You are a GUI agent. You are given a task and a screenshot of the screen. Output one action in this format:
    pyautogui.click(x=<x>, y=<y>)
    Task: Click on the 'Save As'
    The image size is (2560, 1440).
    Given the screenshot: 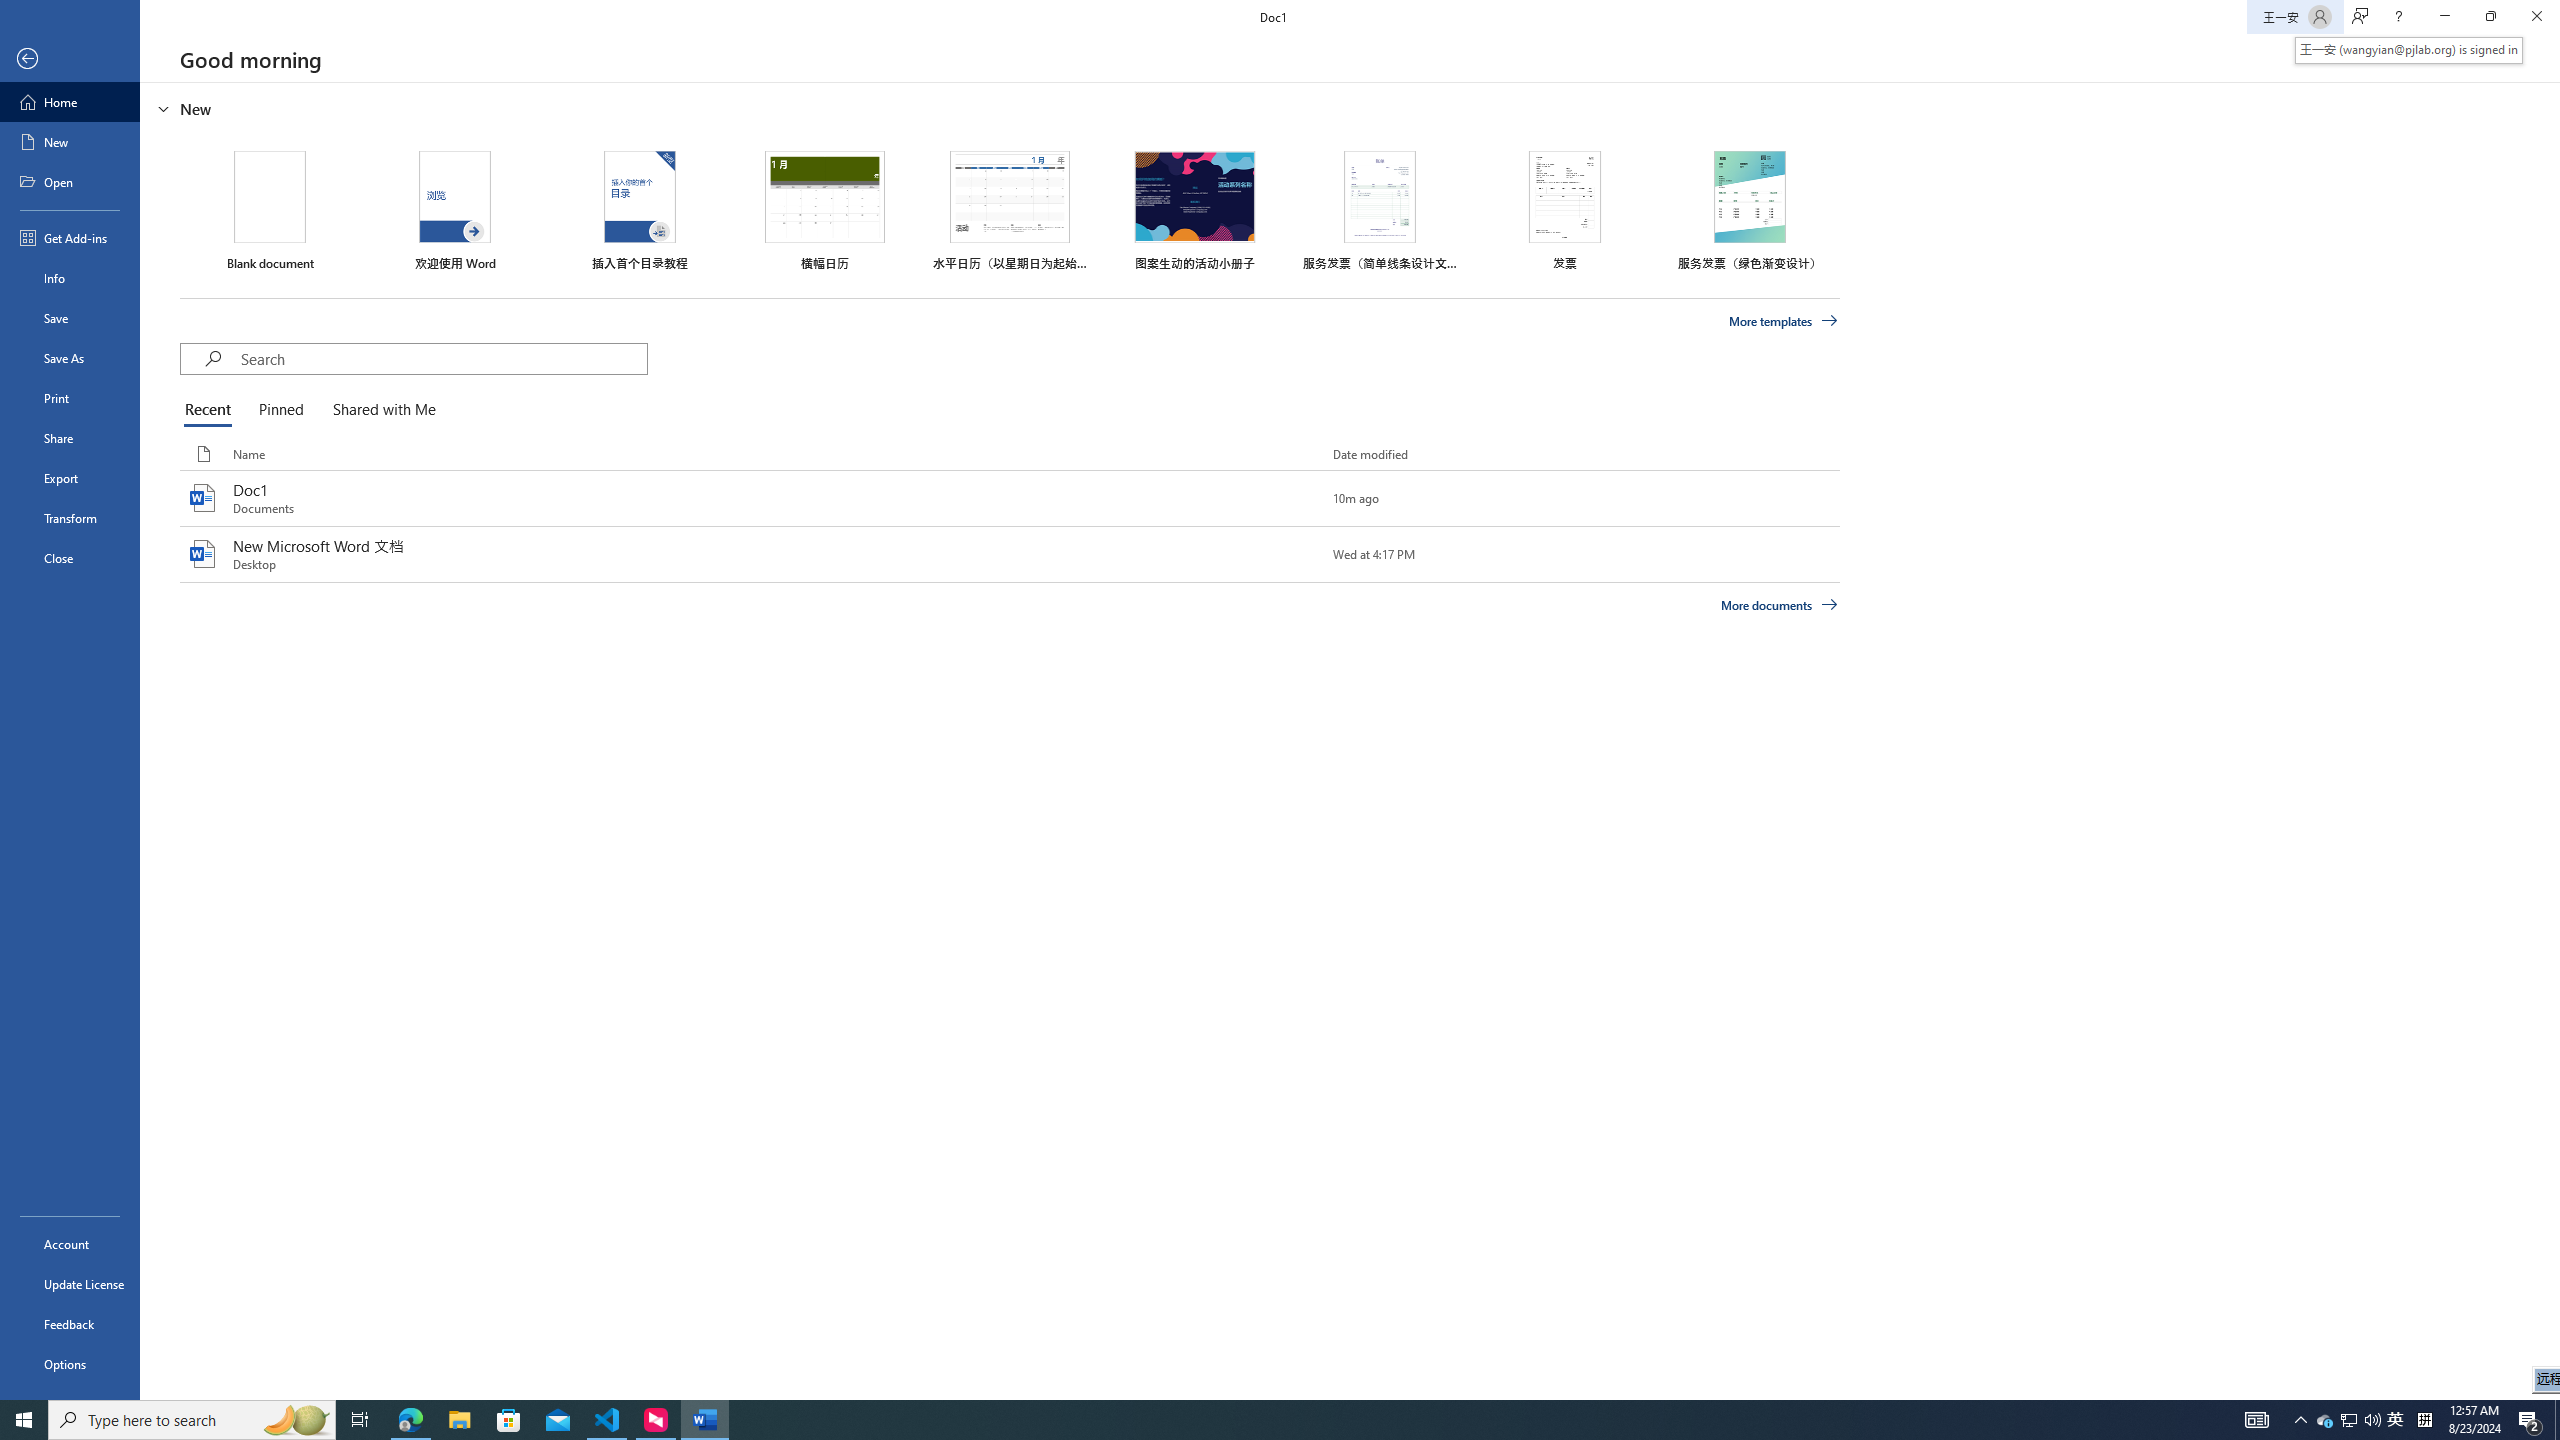 What is the action you would take?
    pyautogui.click(x=69, y=356)
    